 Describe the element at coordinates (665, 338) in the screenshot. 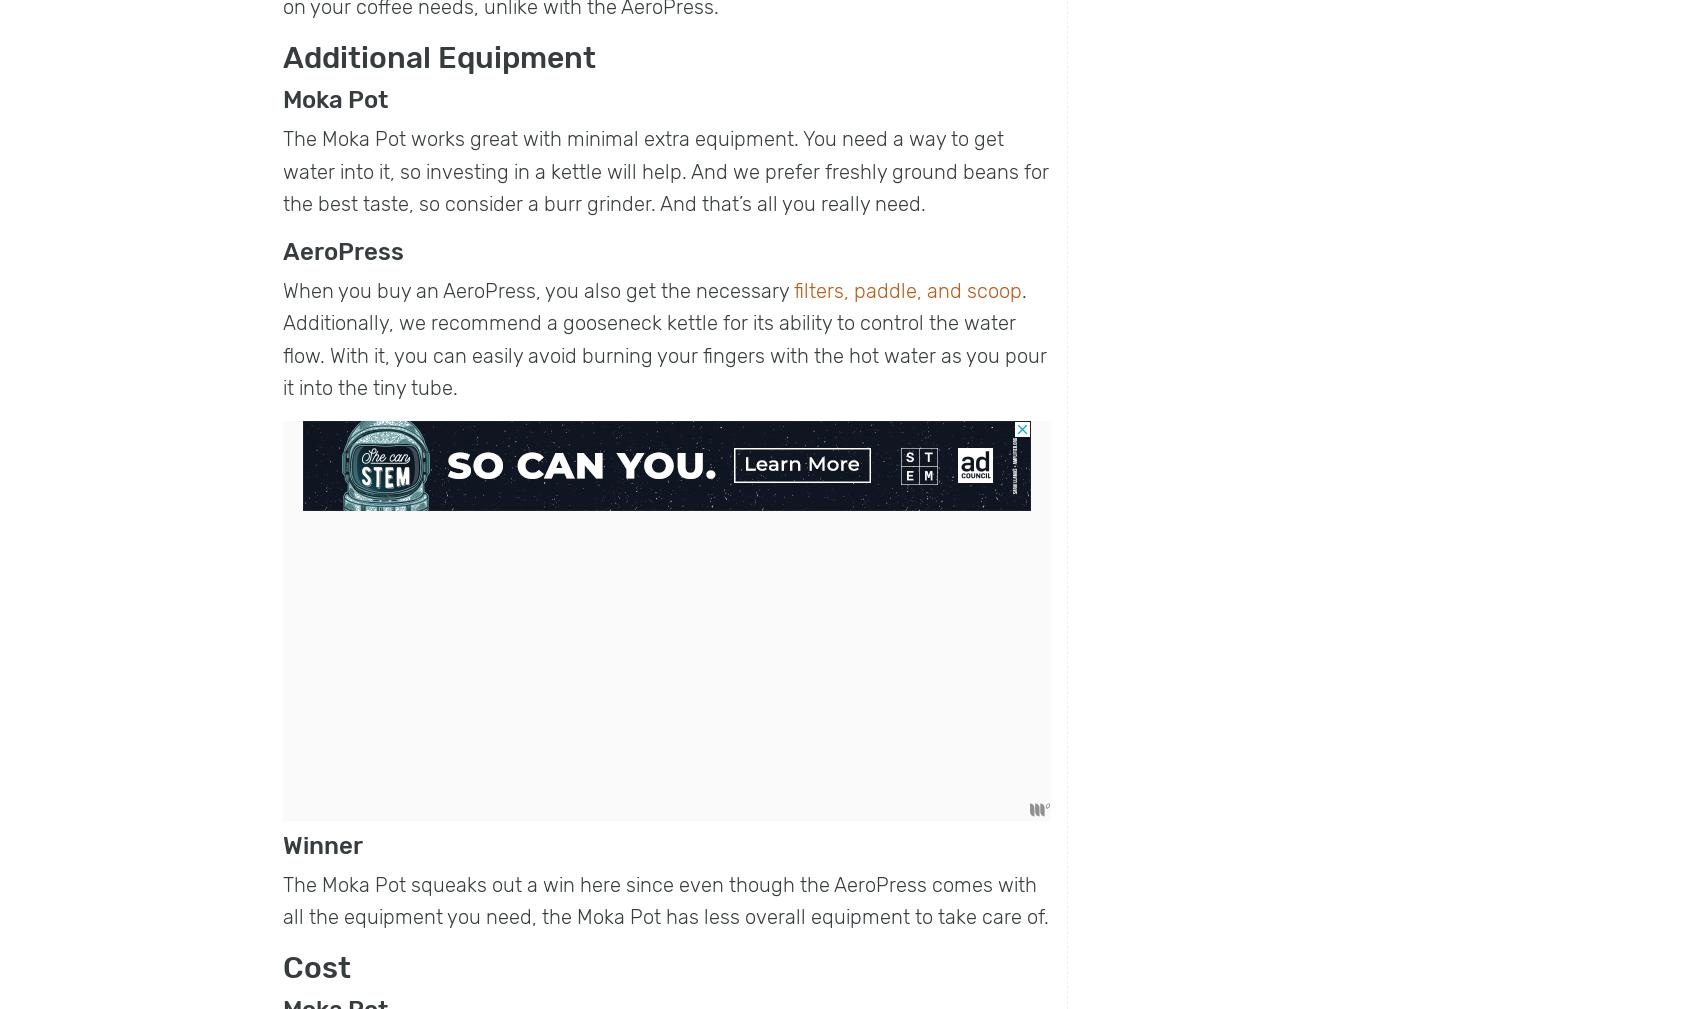

I see `'. Additionally, we recommend a gooseneck kettle for its ability to control the water flow. With it, you can easily avoid burning your fingers with the hot water as you pour it into the tiny tube.'` at that location.